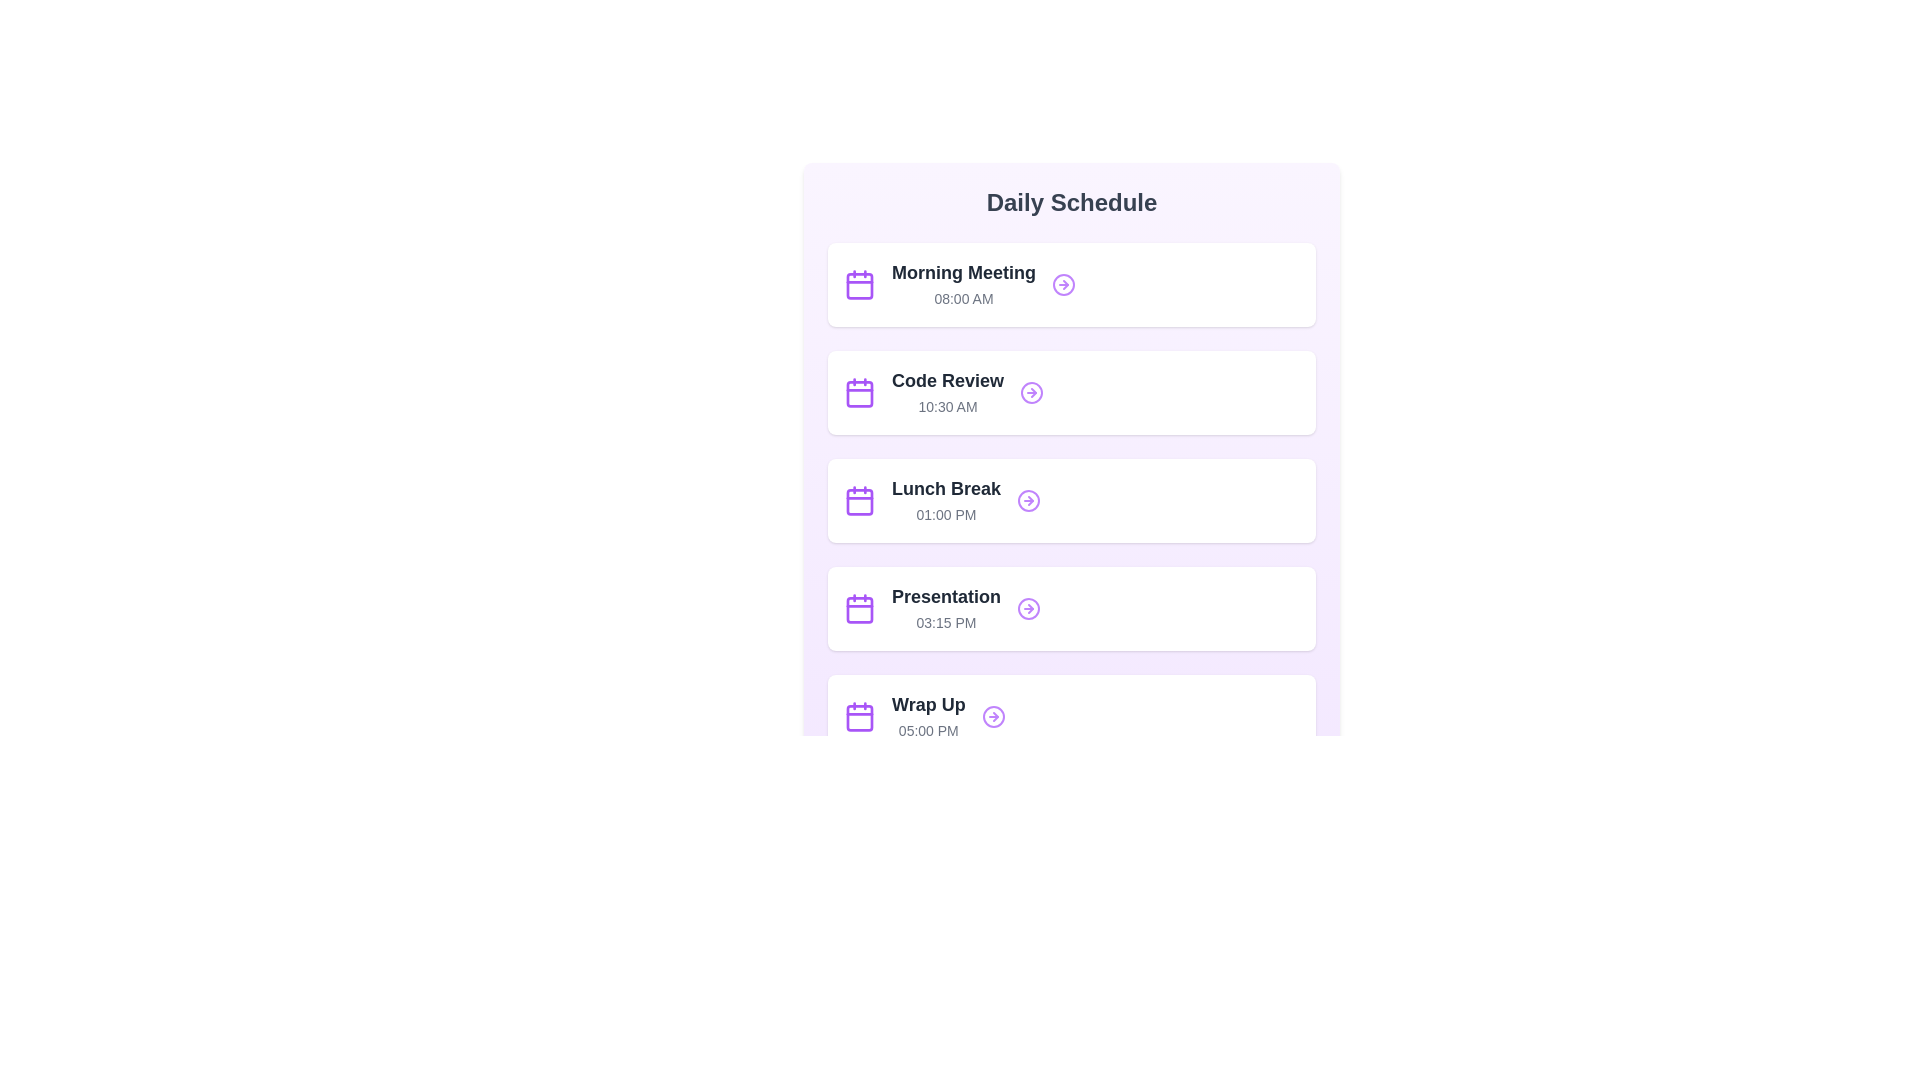 The height and width of the screenshot is (1080, 1920). Describe the element at coordinates (927, 716) in the screenshot. I see `the text label grouping indicating the scheduled activity titled 'Wrap Up' at 5:00 PM, located at the bottom of the vertically aligned list` at that location.